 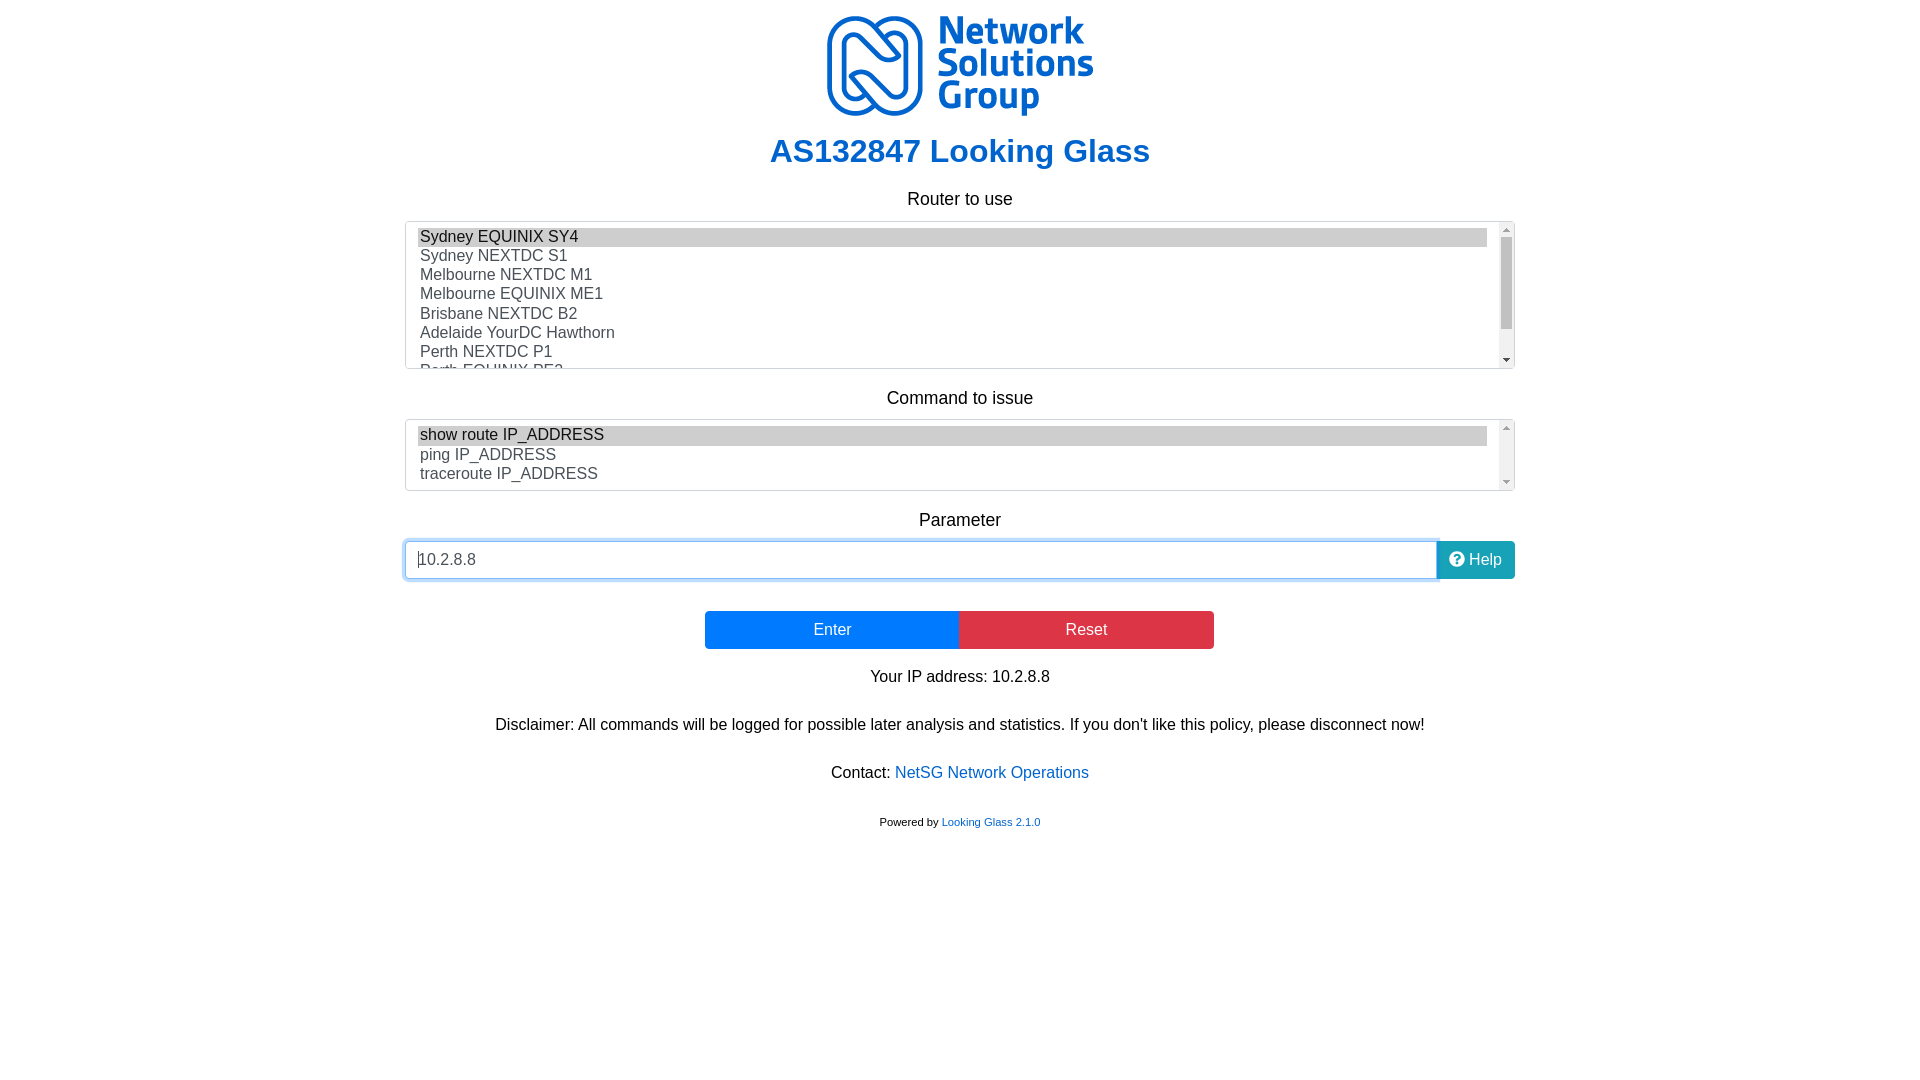 What do you see at coordinates (1434, 559) in the screenshot?
I see `'Help'` at bounding box center [1434, 559].